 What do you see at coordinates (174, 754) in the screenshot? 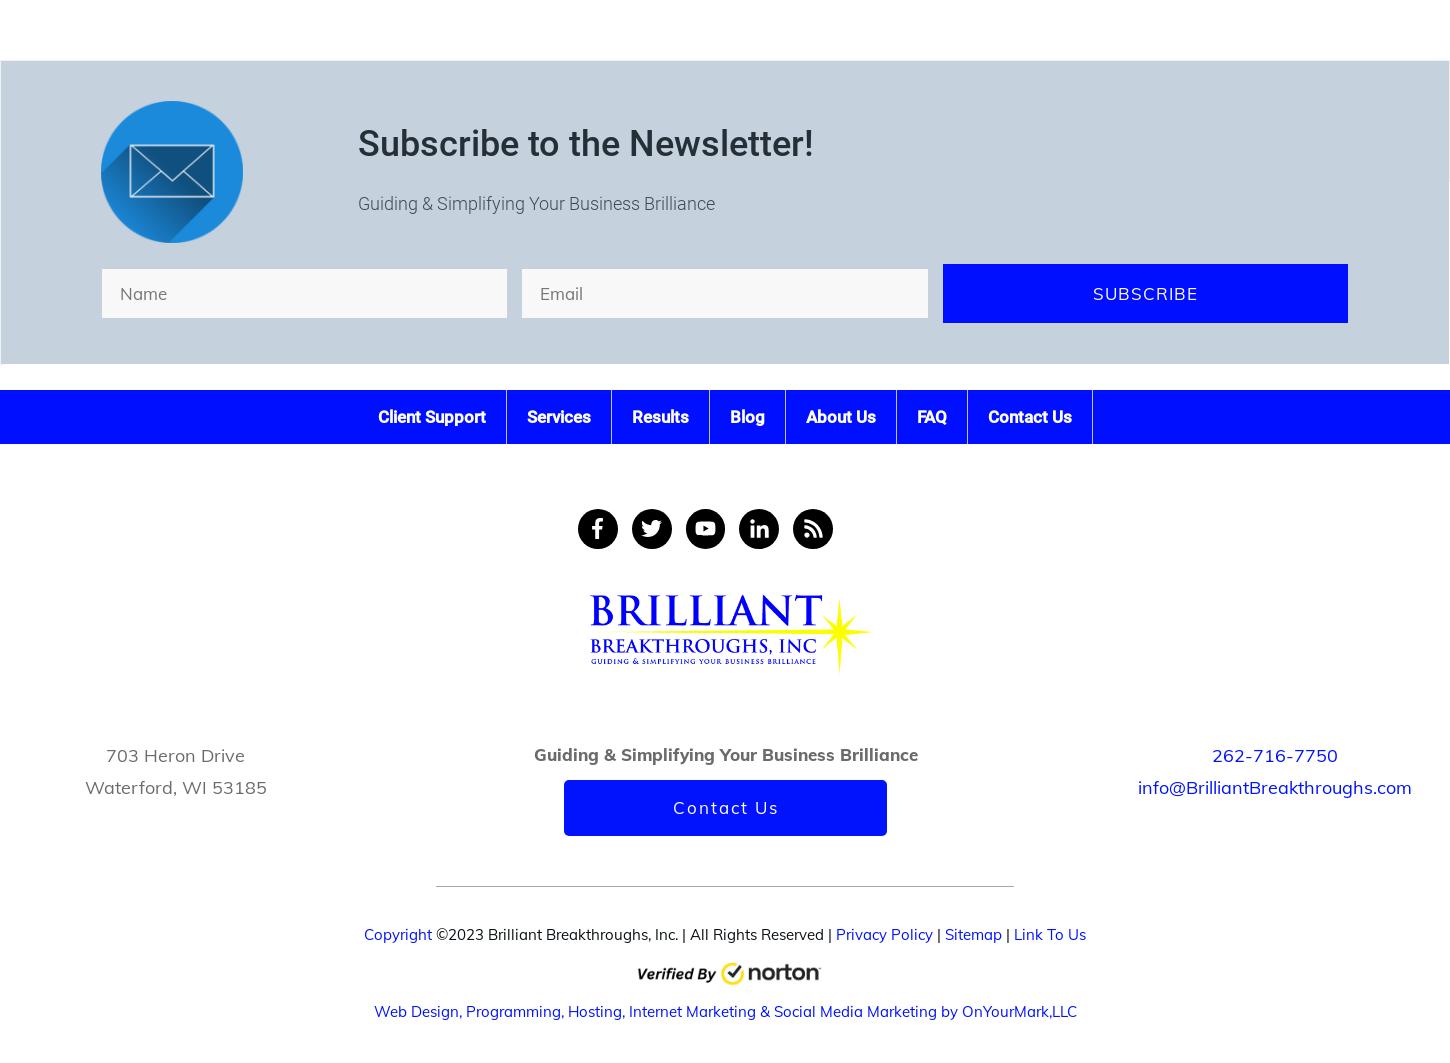
I see `'703 Heron Drive'` at bounding box center [174, 754].